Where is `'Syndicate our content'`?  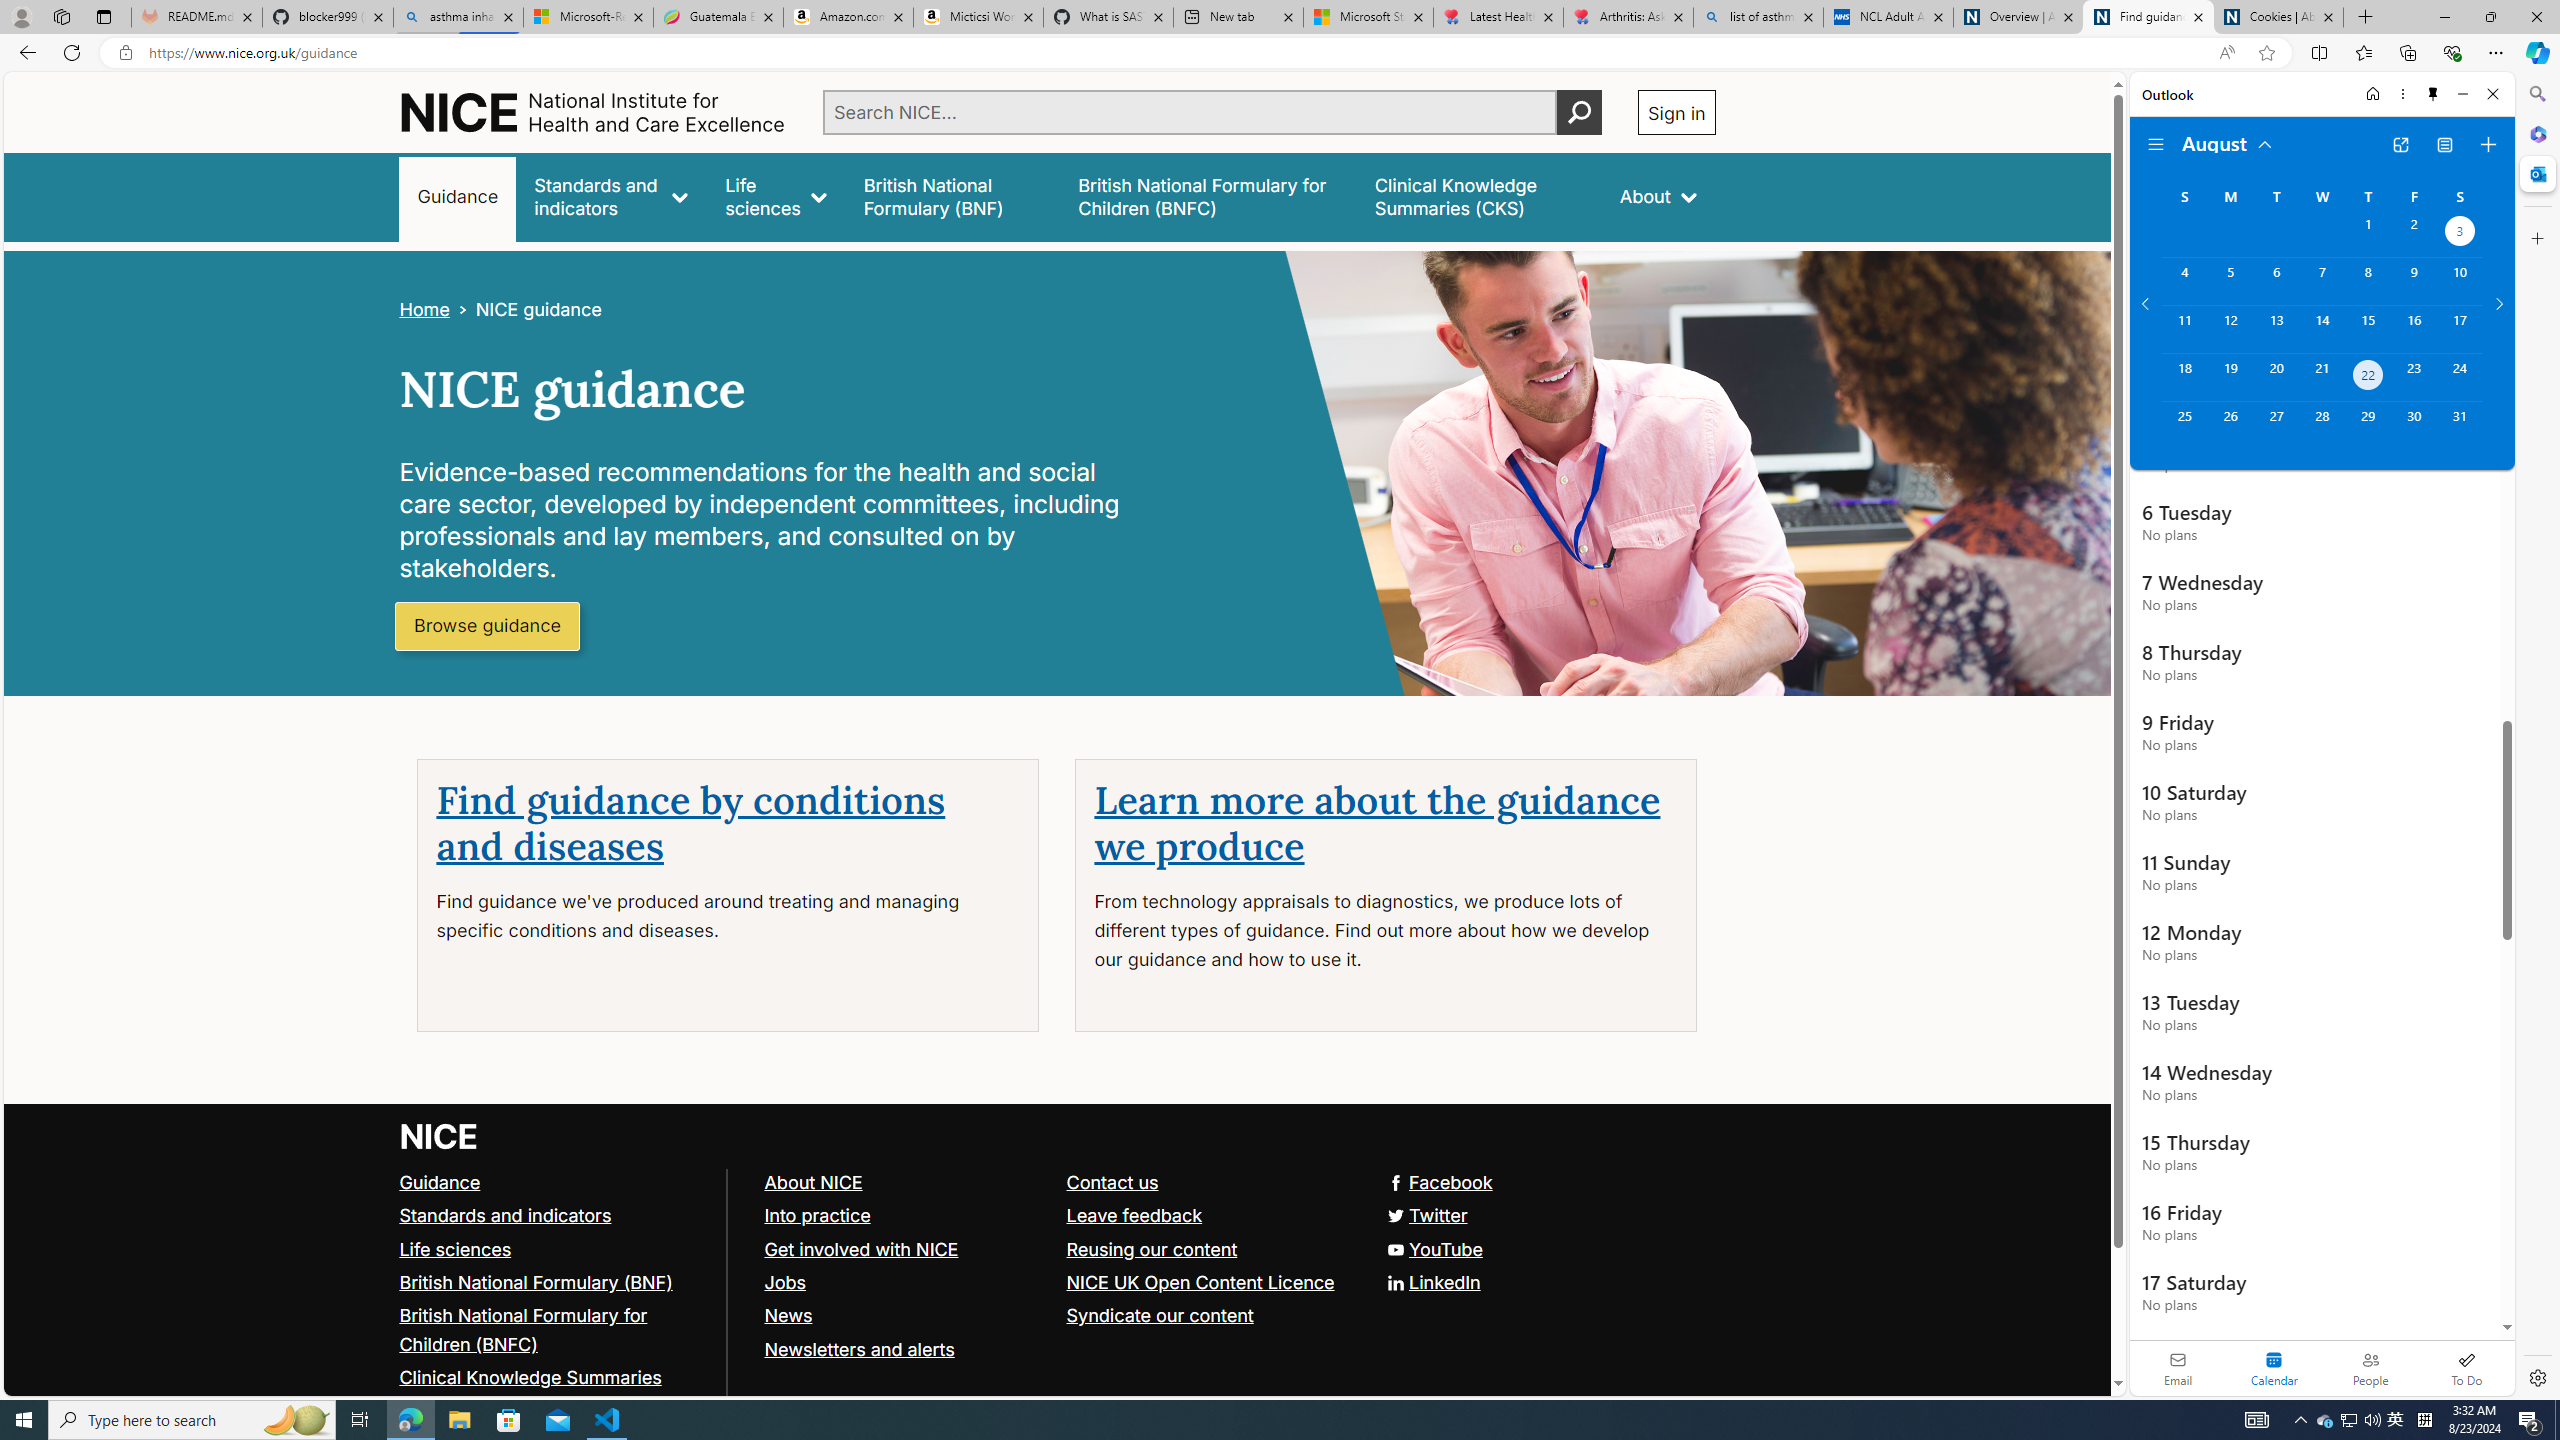
'Syndicate our content' is located at coordinates (1158, 1314).